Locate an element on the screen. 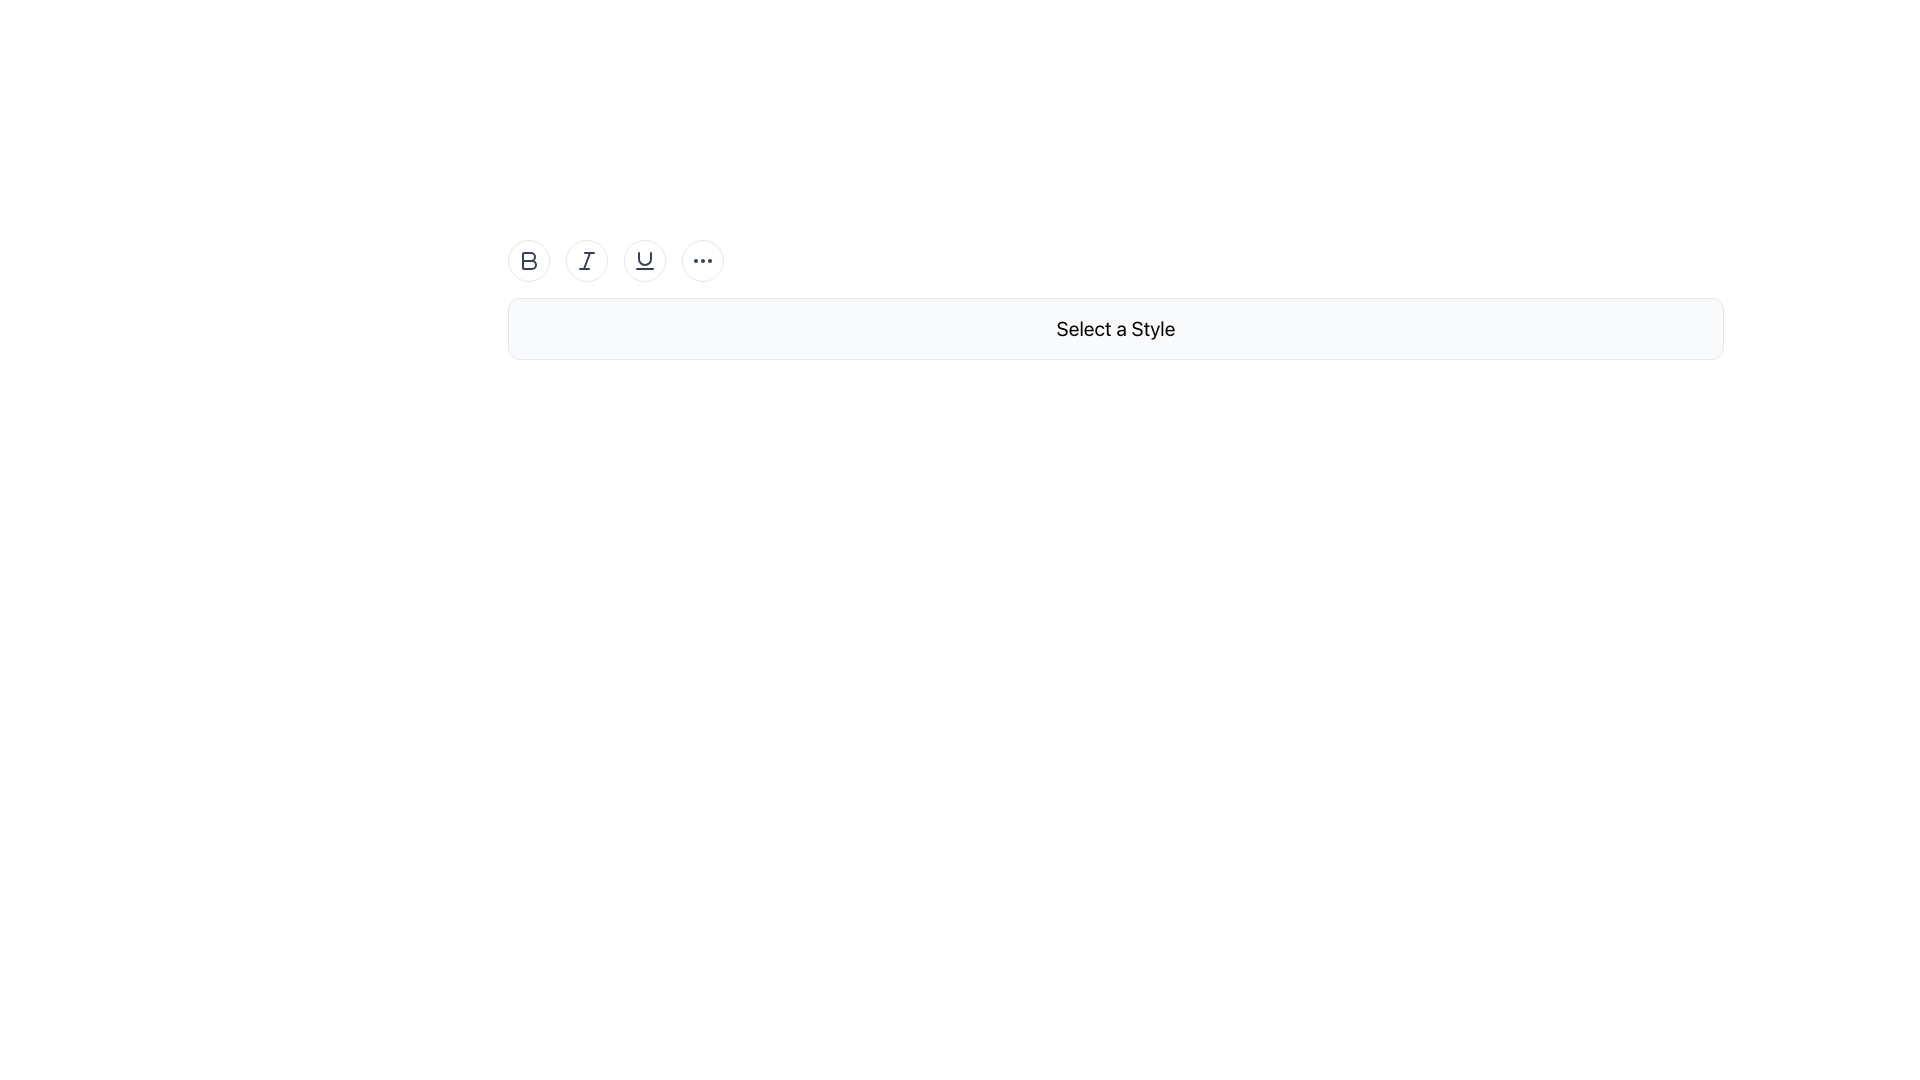 Image resolution: width=1920 pixels, height=1080 pixels. the Button (Italic Icon) is located at coordinates (585, 260).